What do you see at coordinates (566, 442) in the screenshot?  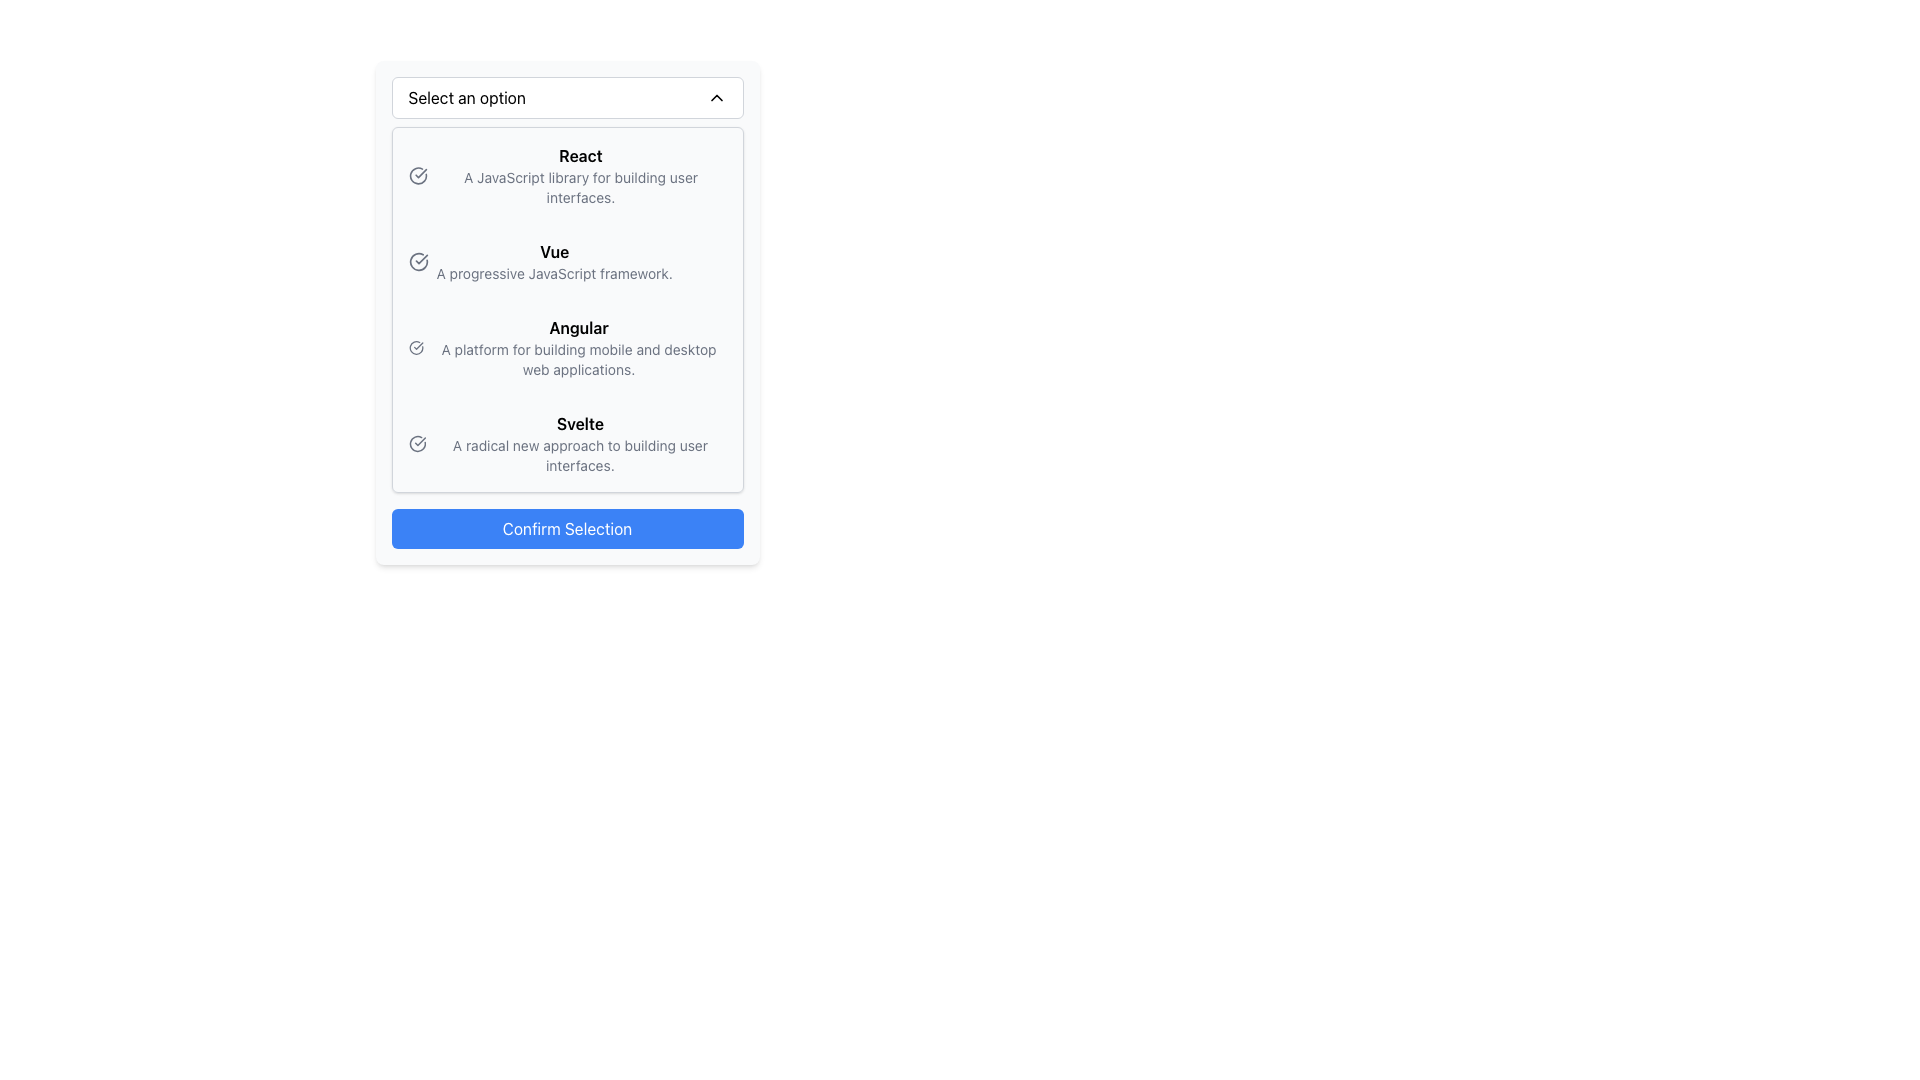 I see `the fourth selectable list item labeled 'Svelte' which contains a bold heading and a description in smaller gray text` at bounding box center [566, 442].